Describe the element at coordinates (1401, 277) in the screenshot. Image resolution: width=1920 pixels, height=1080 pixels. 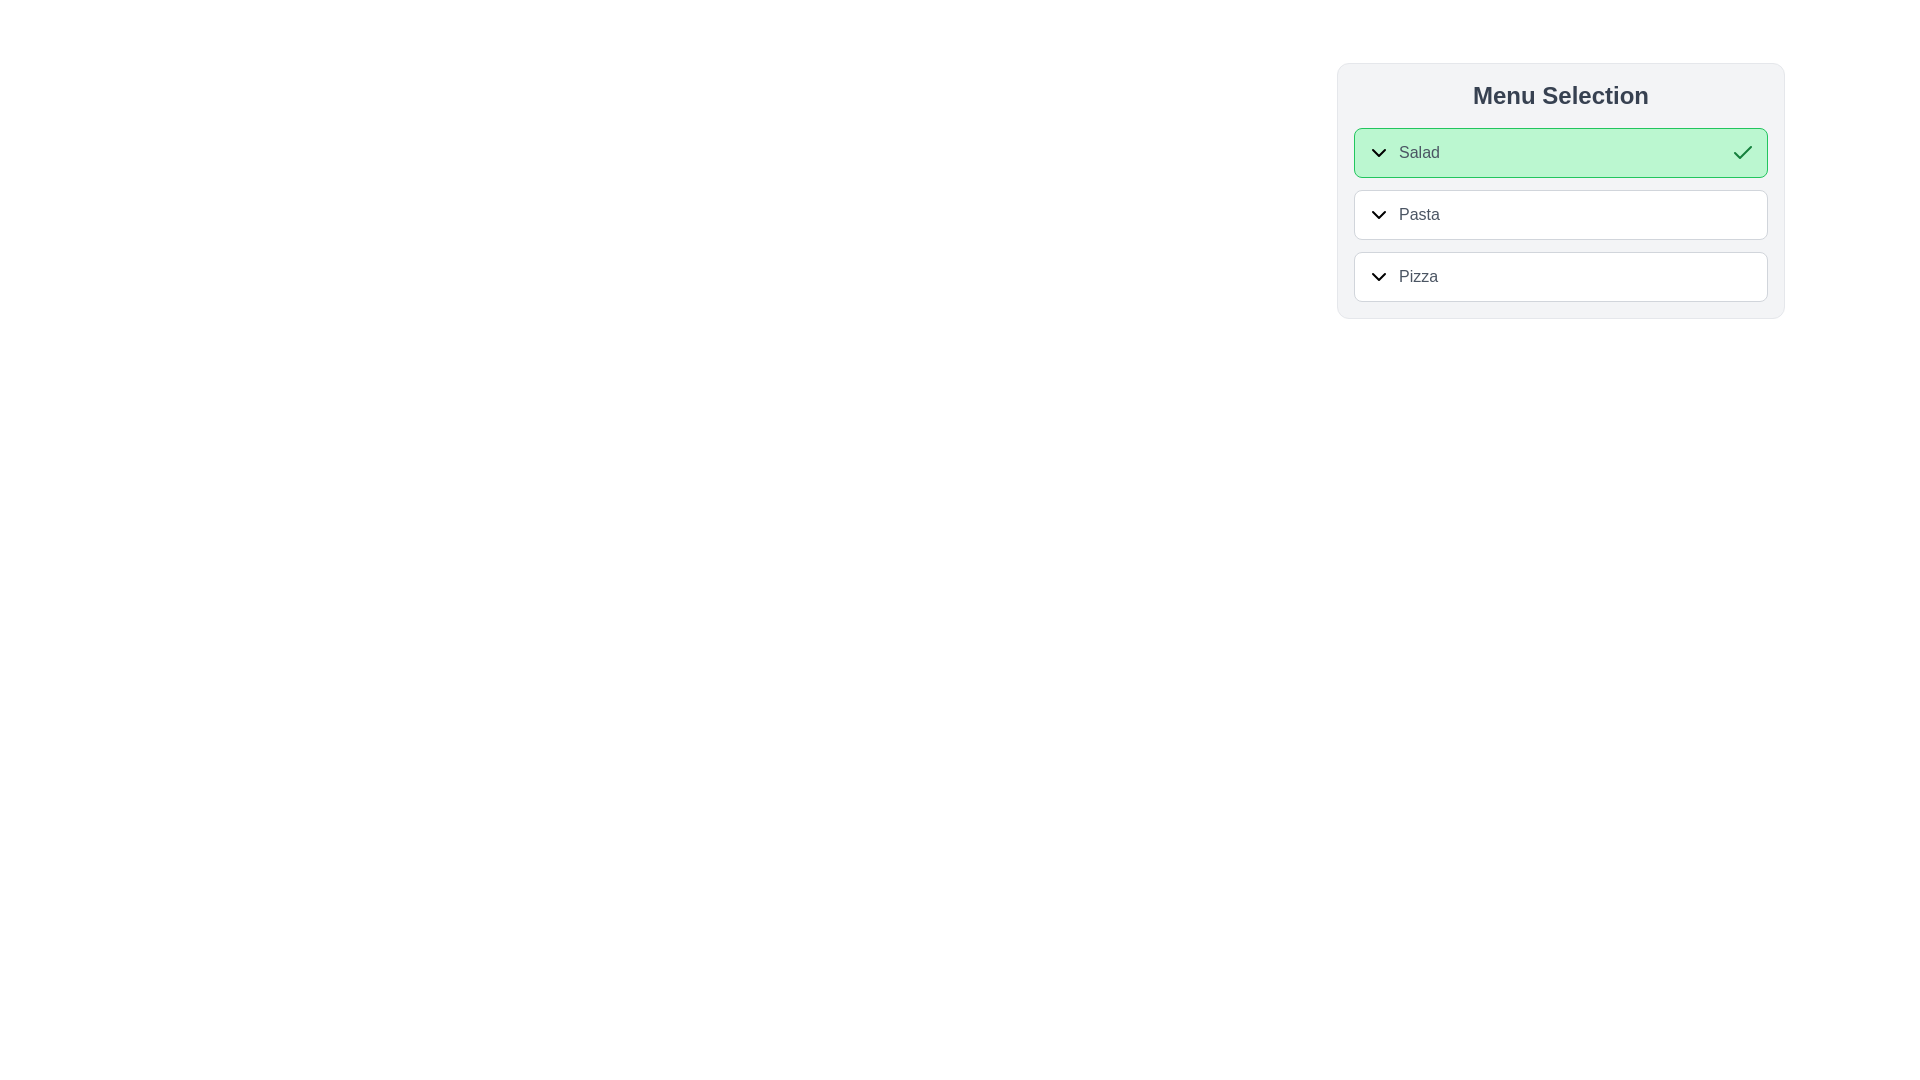
I see `the 'Pizza' text label, which is displayed in a medium font weight with a gray hue` at that location.